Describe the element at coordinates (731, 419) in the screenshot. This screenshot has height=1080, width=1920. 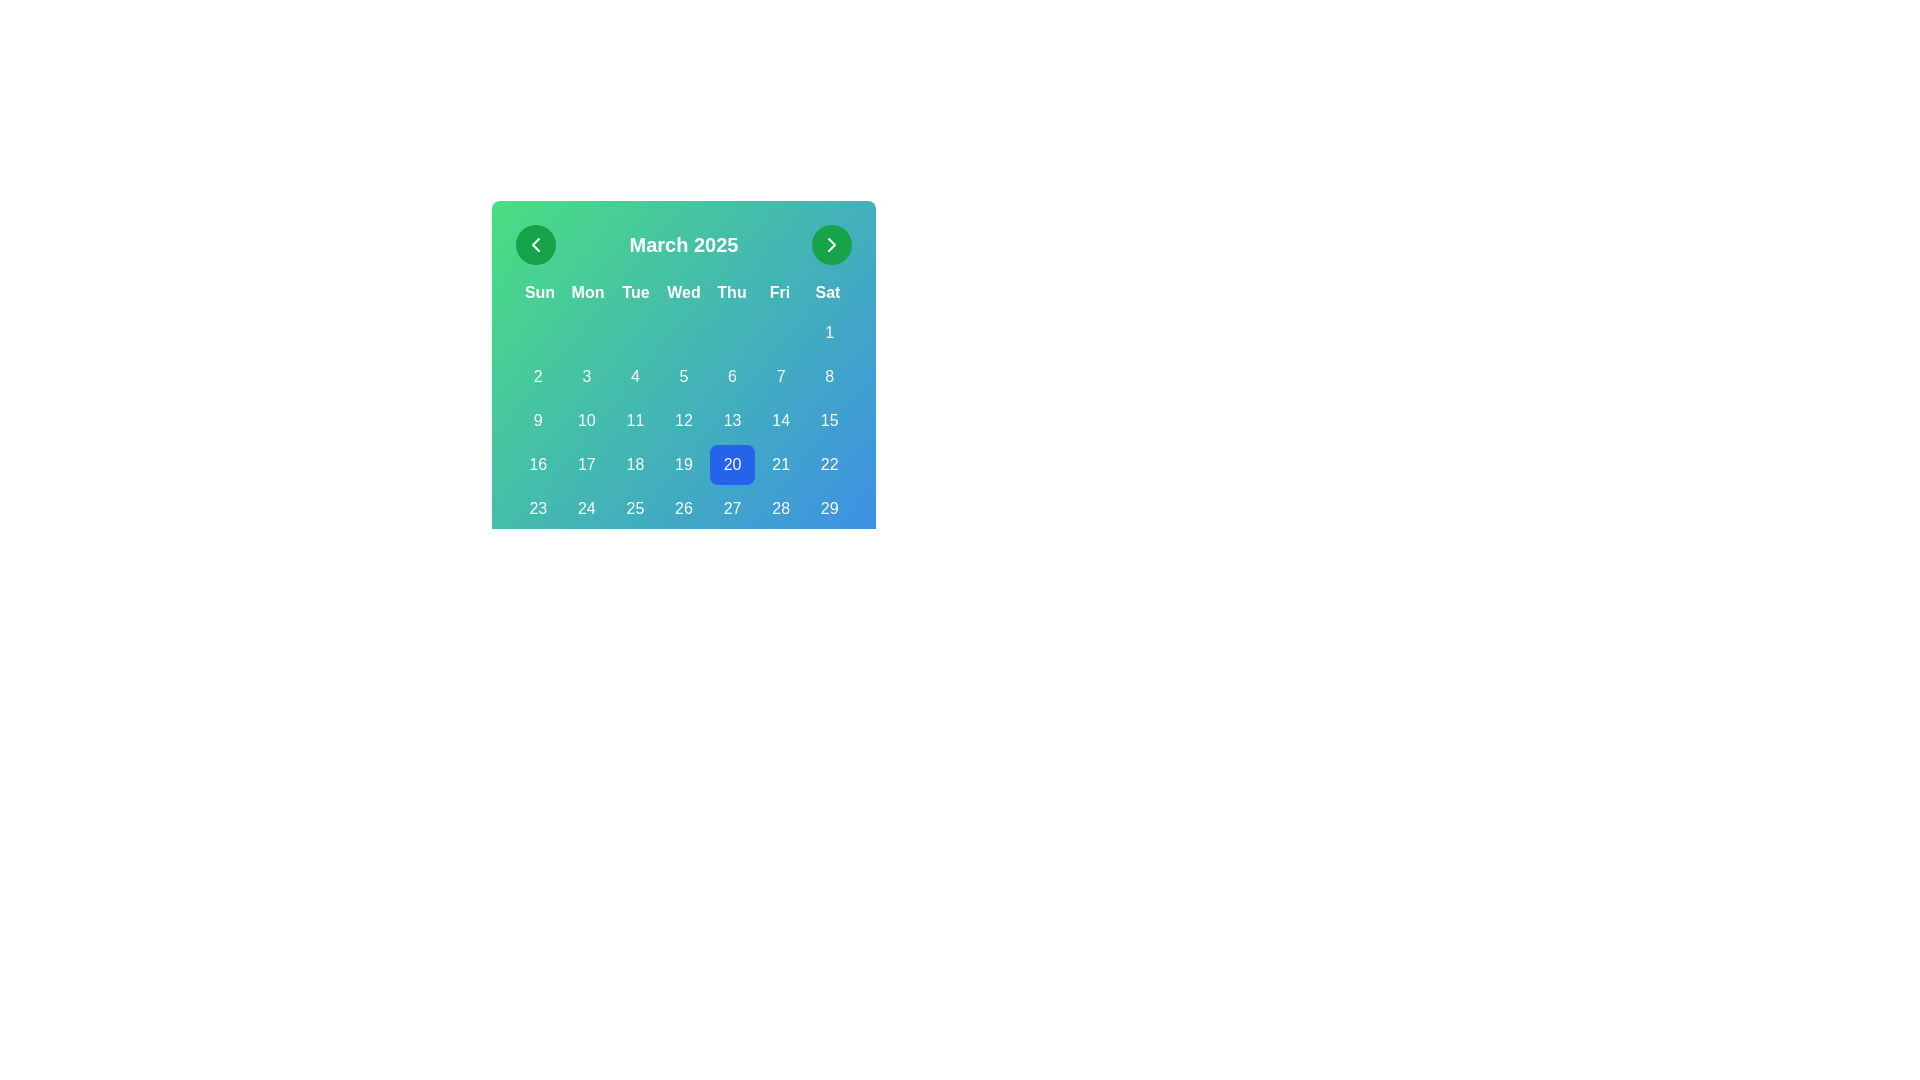
I see `the button representing the date '13' in the calendar located in the third row and sixth column under the 'Thu' column label` at that location.